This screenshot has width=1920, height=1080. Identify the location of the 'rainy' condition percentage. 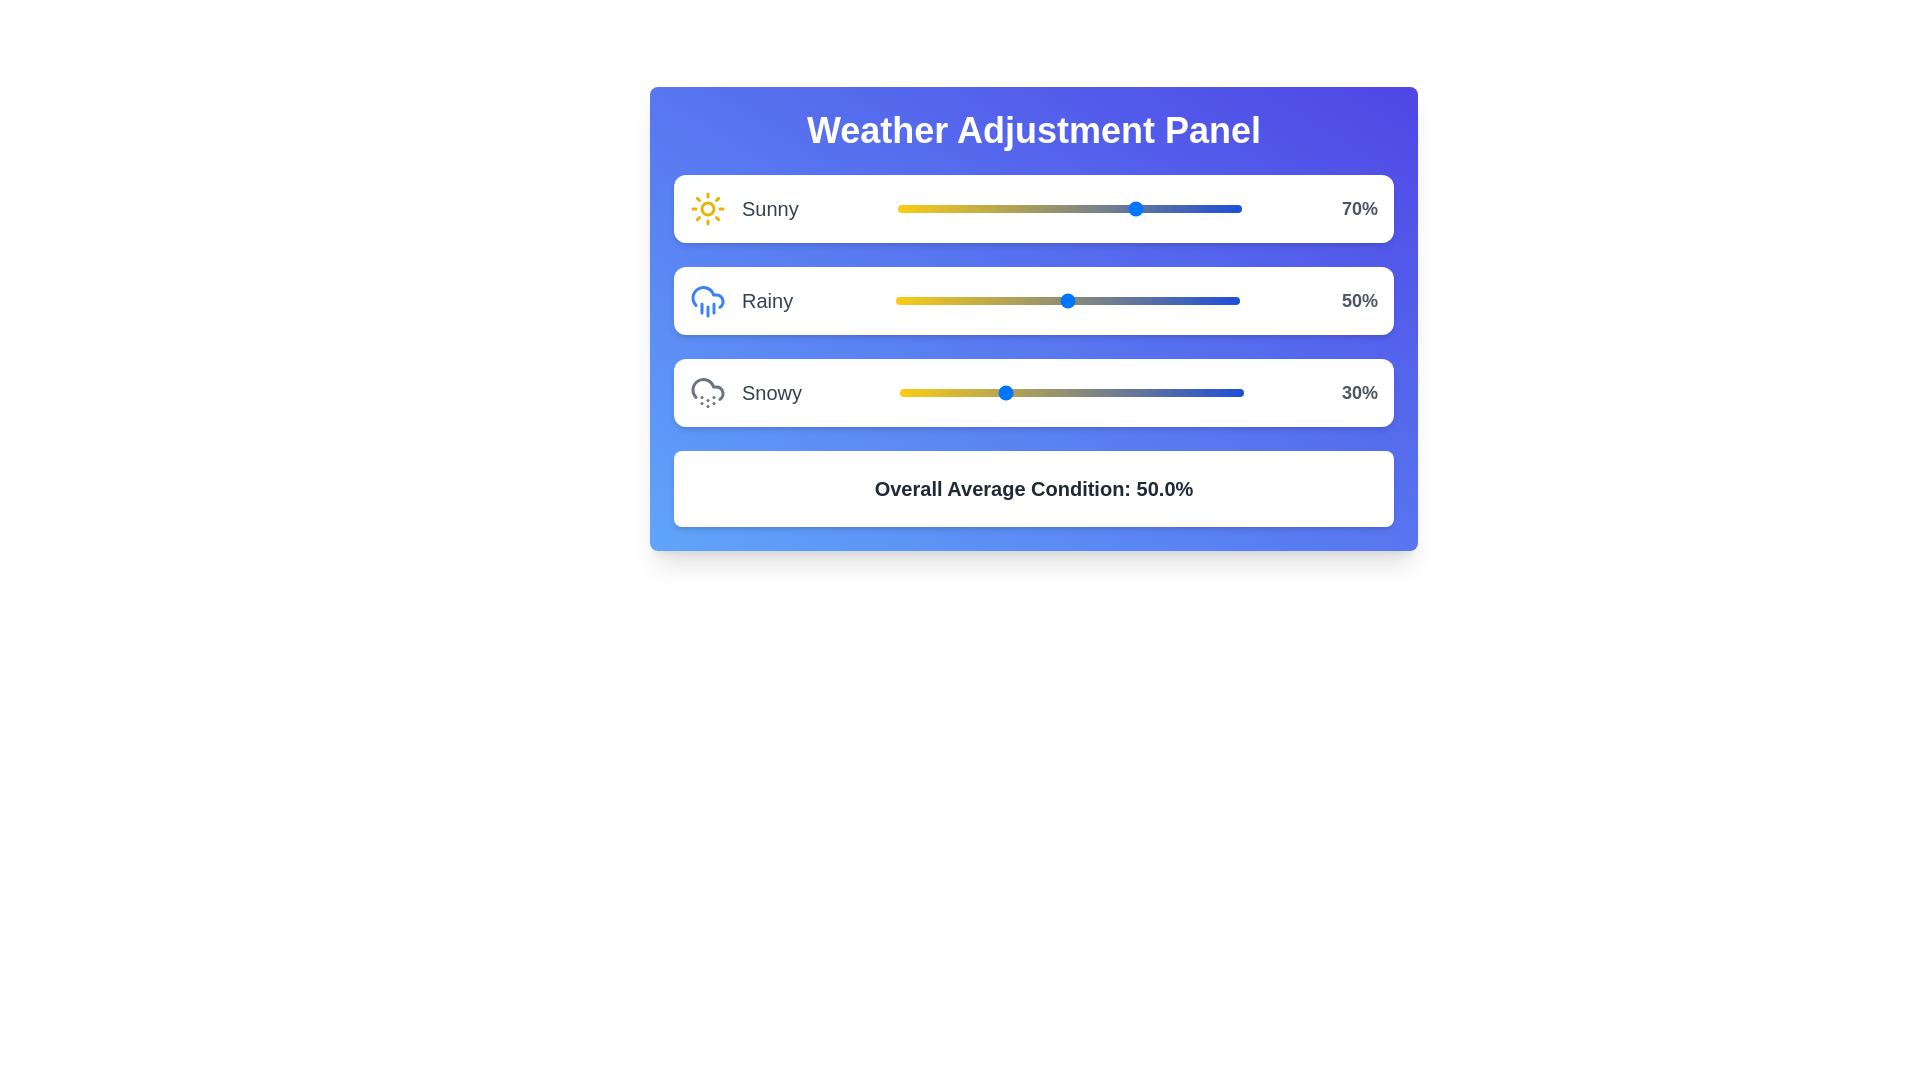
(1211, 300).